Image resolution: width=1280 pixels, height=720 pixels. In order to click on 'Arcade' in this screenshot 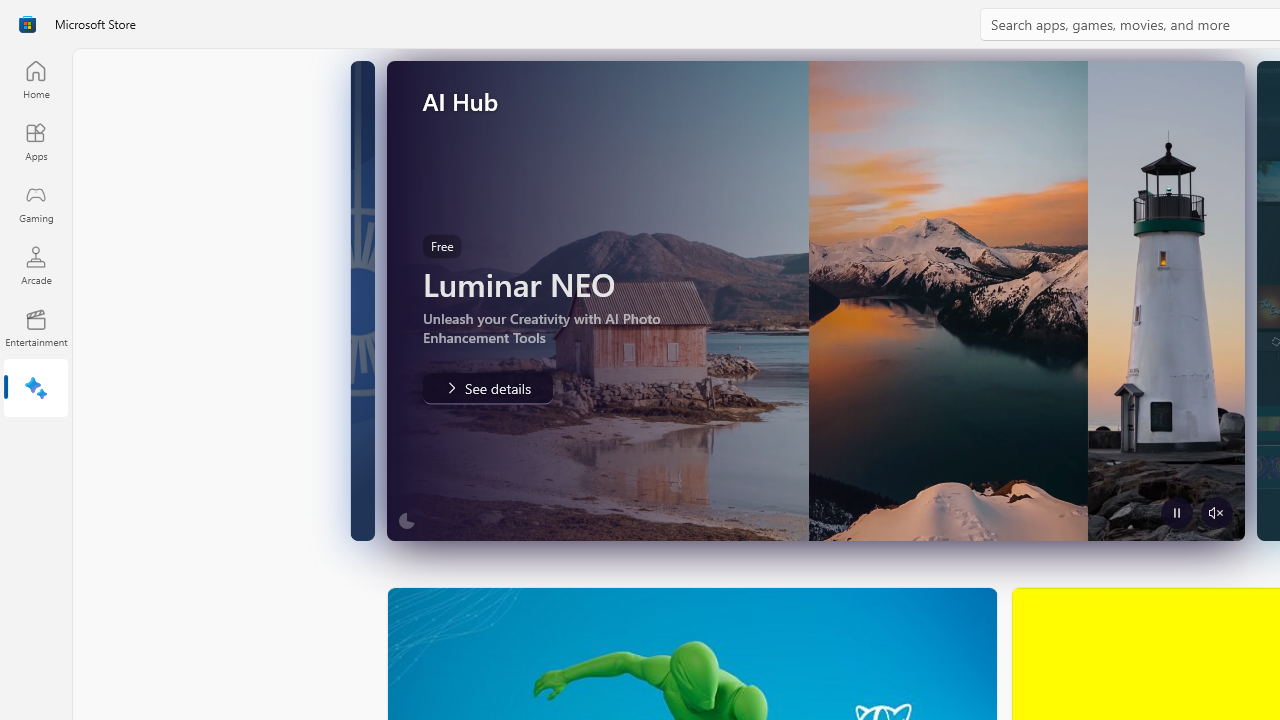, I will do `click(35, 264)`.